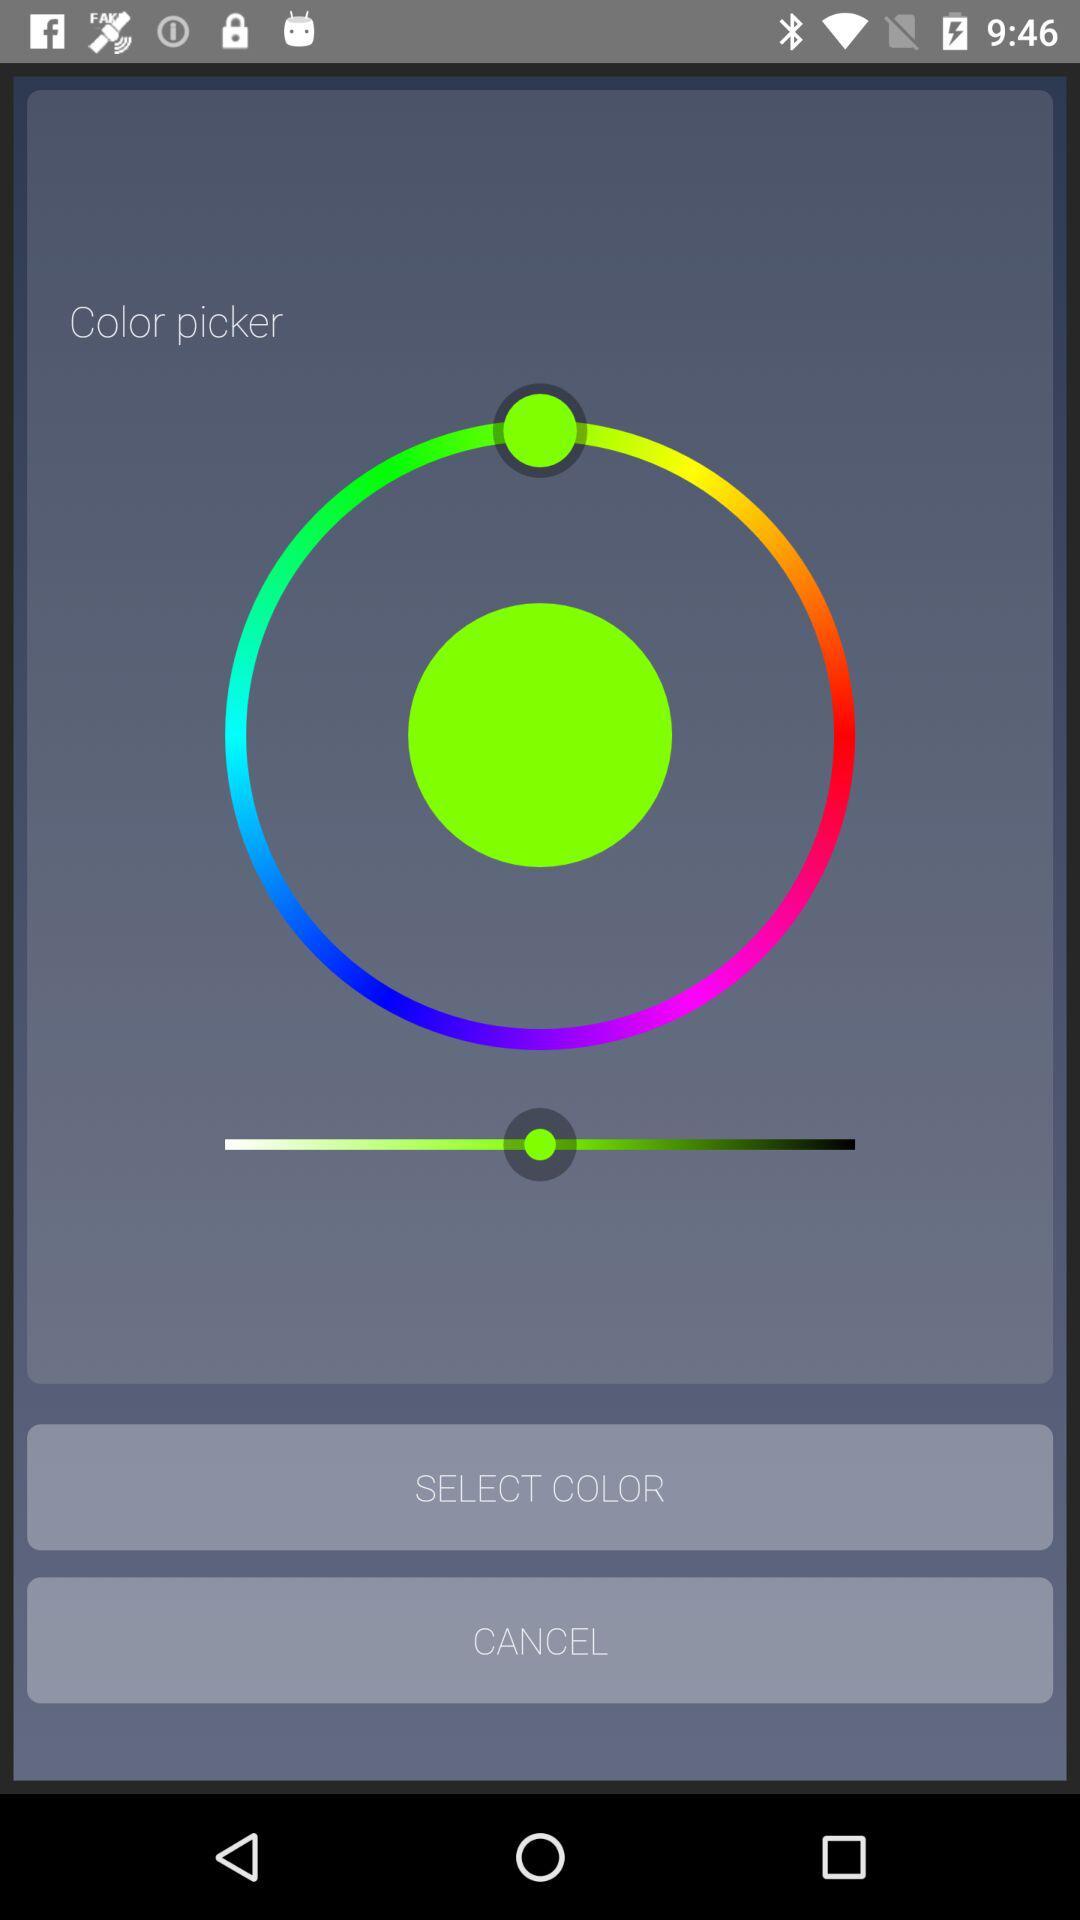 The image size is (1080, 1920). Describe the element at coordinates (540, 1640) in the screenshot. I see `the cancel item` at that location.